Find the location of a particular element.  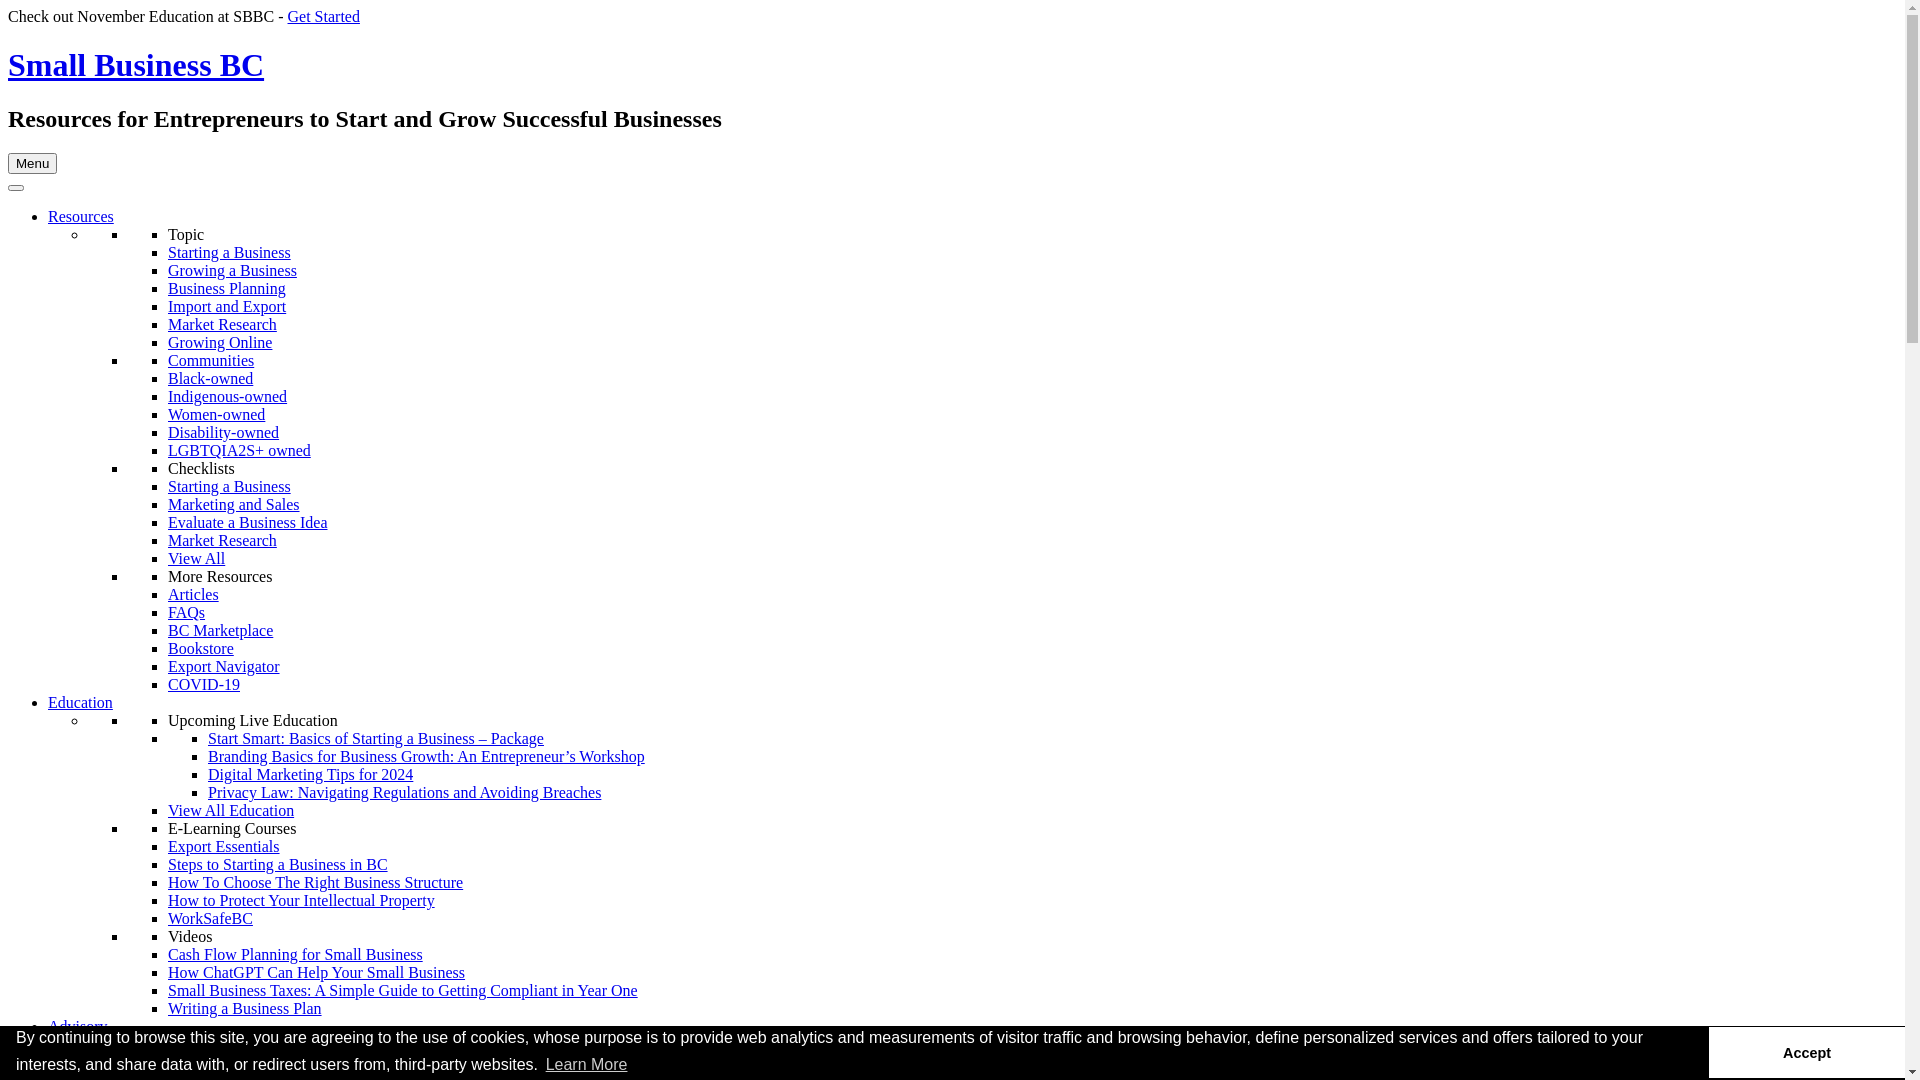

'LGBTQIA2S+ owned' is located at coordinates (239, 450).